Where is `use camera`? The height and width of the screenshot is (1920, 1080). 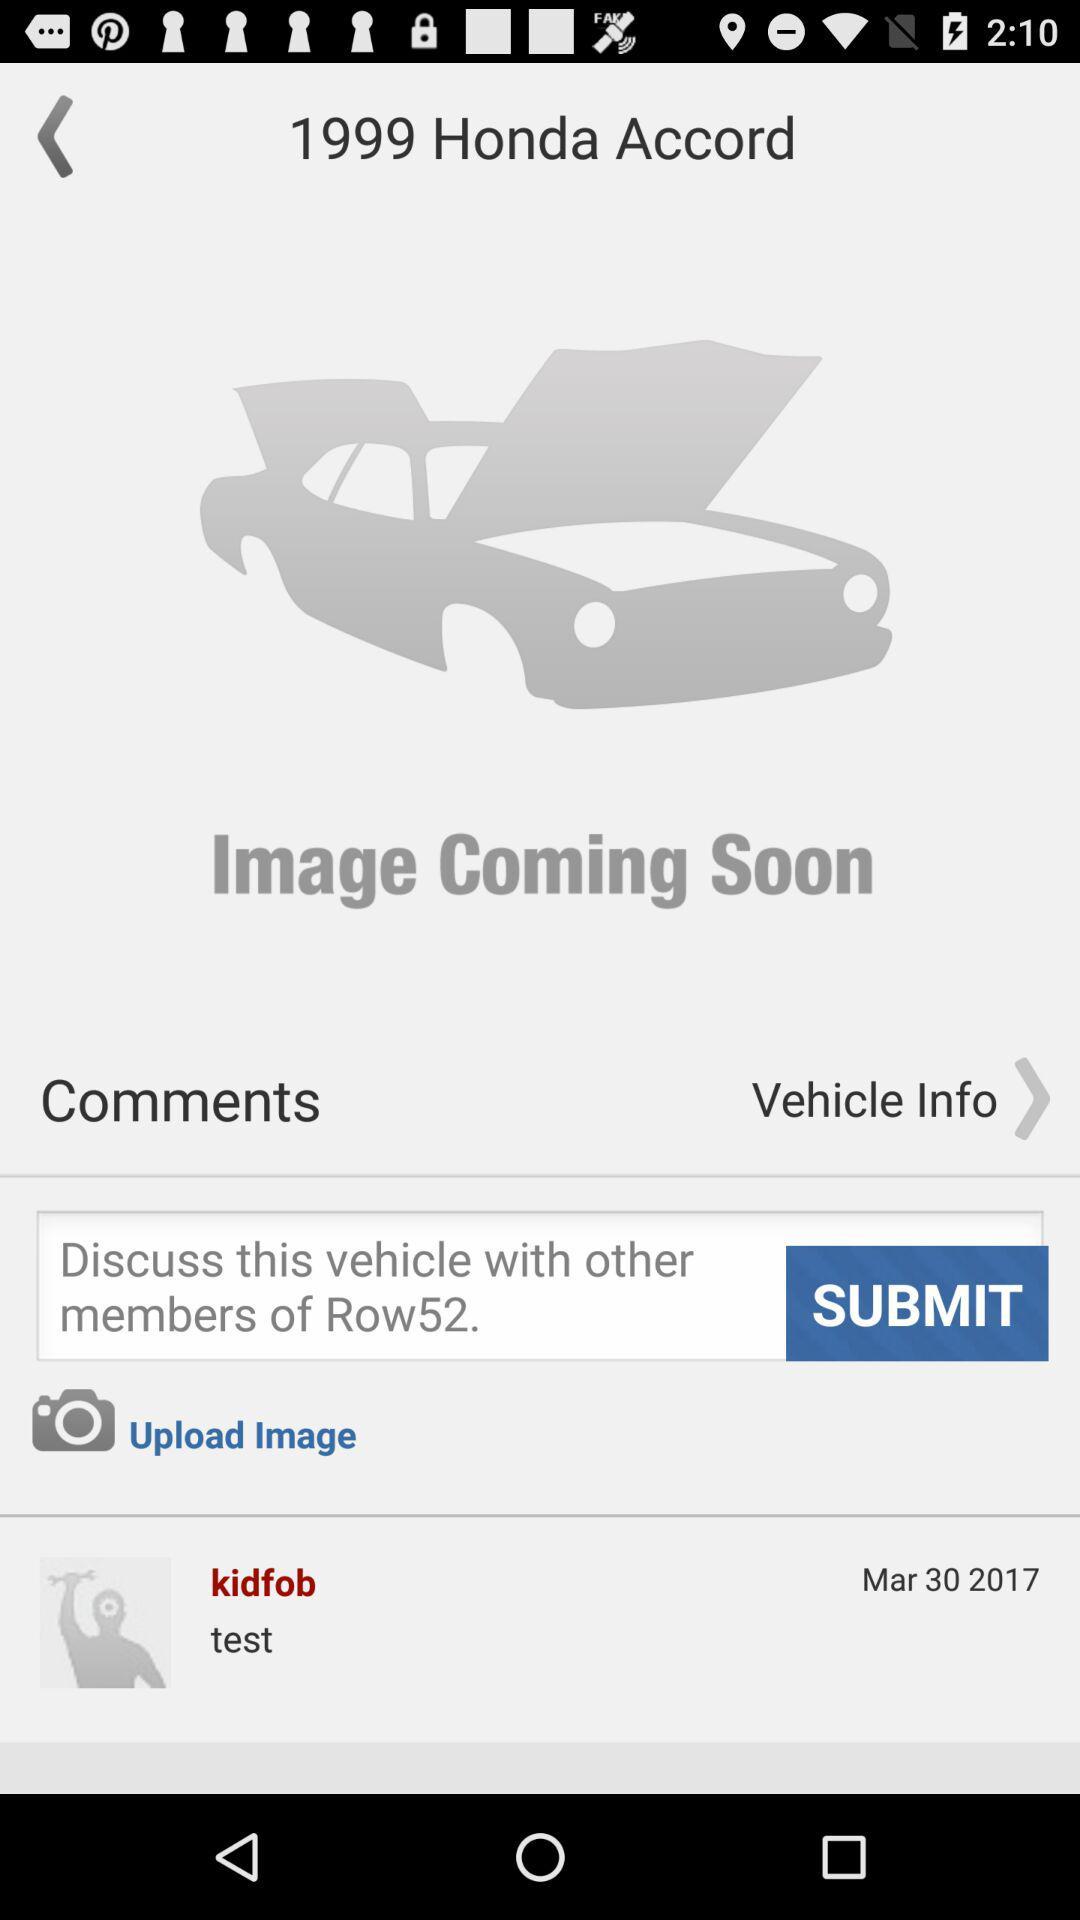
use camera is located at coordinates (72, 1419).